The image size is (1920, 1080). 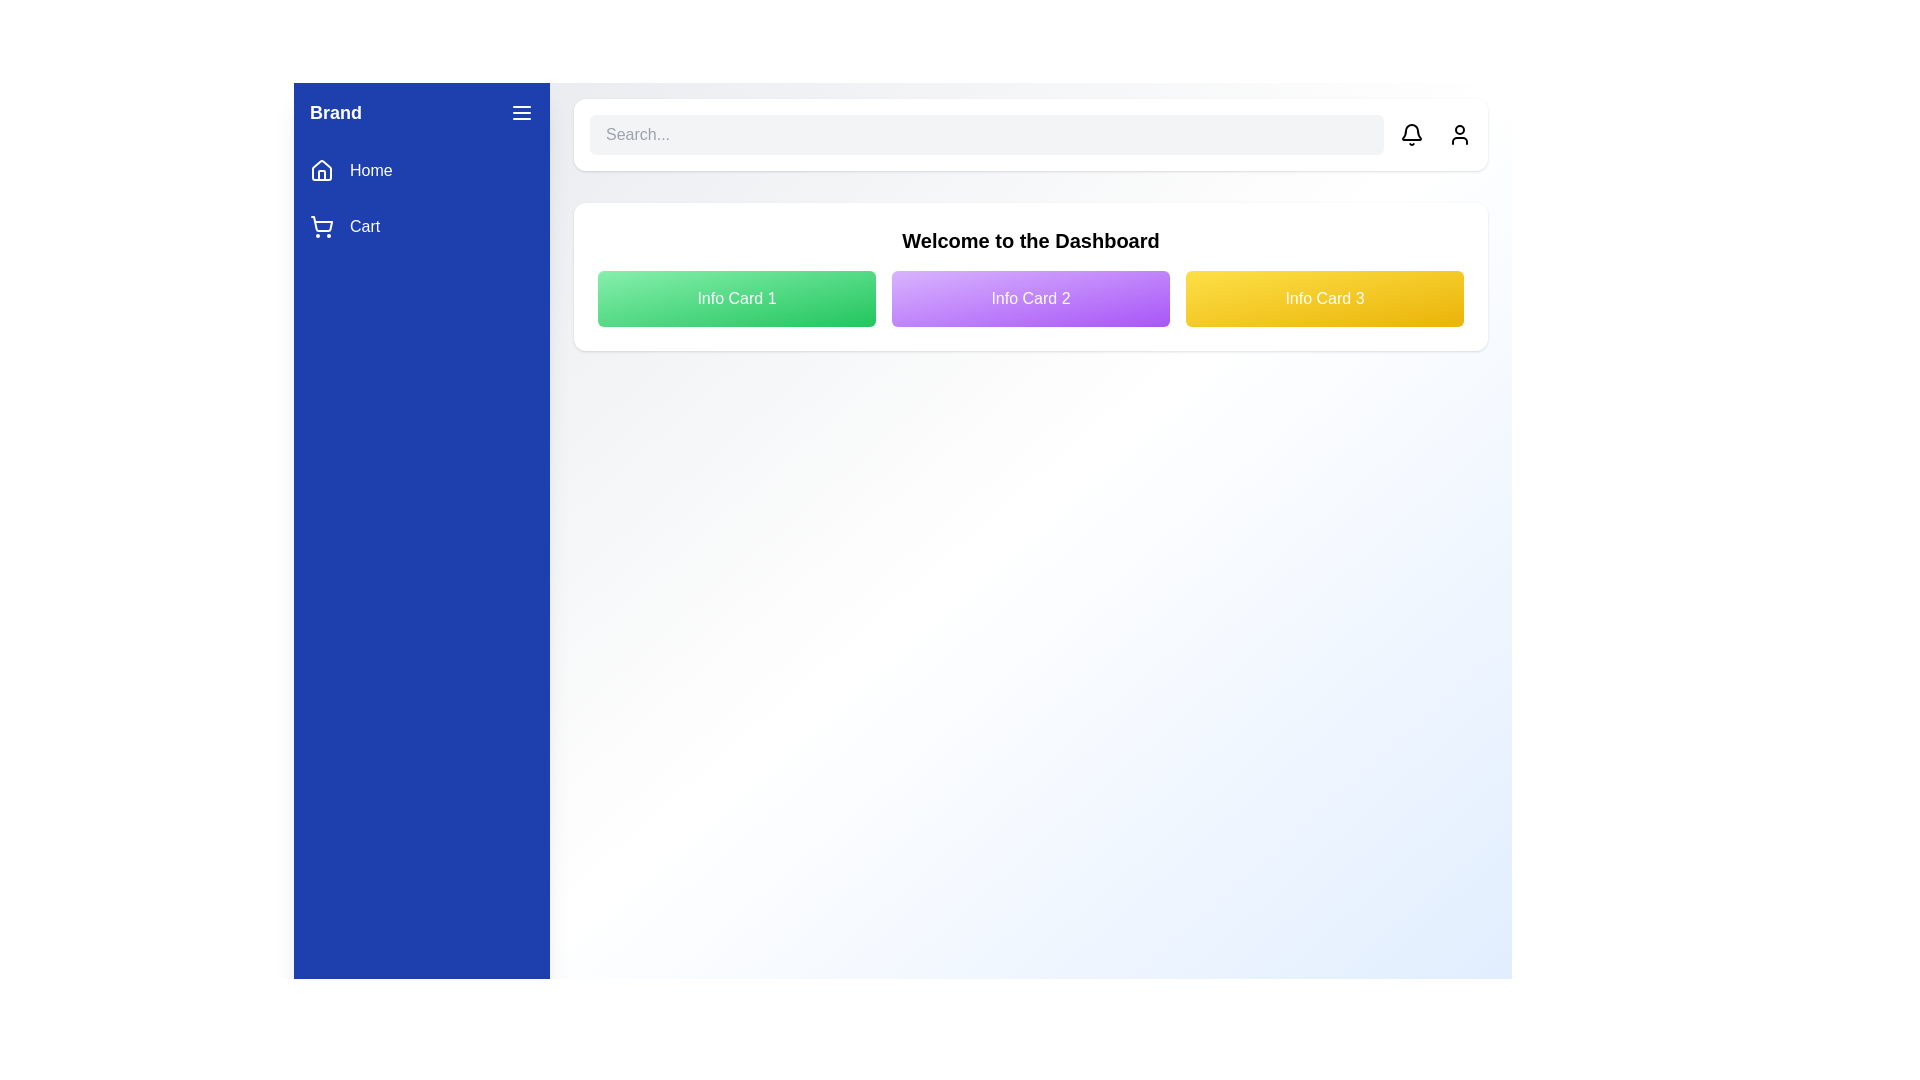 What do you see at coordinates (1410, 135) in the screenshot?
I see `the bell icon to access notifications` at bounding box center [1410, 135].